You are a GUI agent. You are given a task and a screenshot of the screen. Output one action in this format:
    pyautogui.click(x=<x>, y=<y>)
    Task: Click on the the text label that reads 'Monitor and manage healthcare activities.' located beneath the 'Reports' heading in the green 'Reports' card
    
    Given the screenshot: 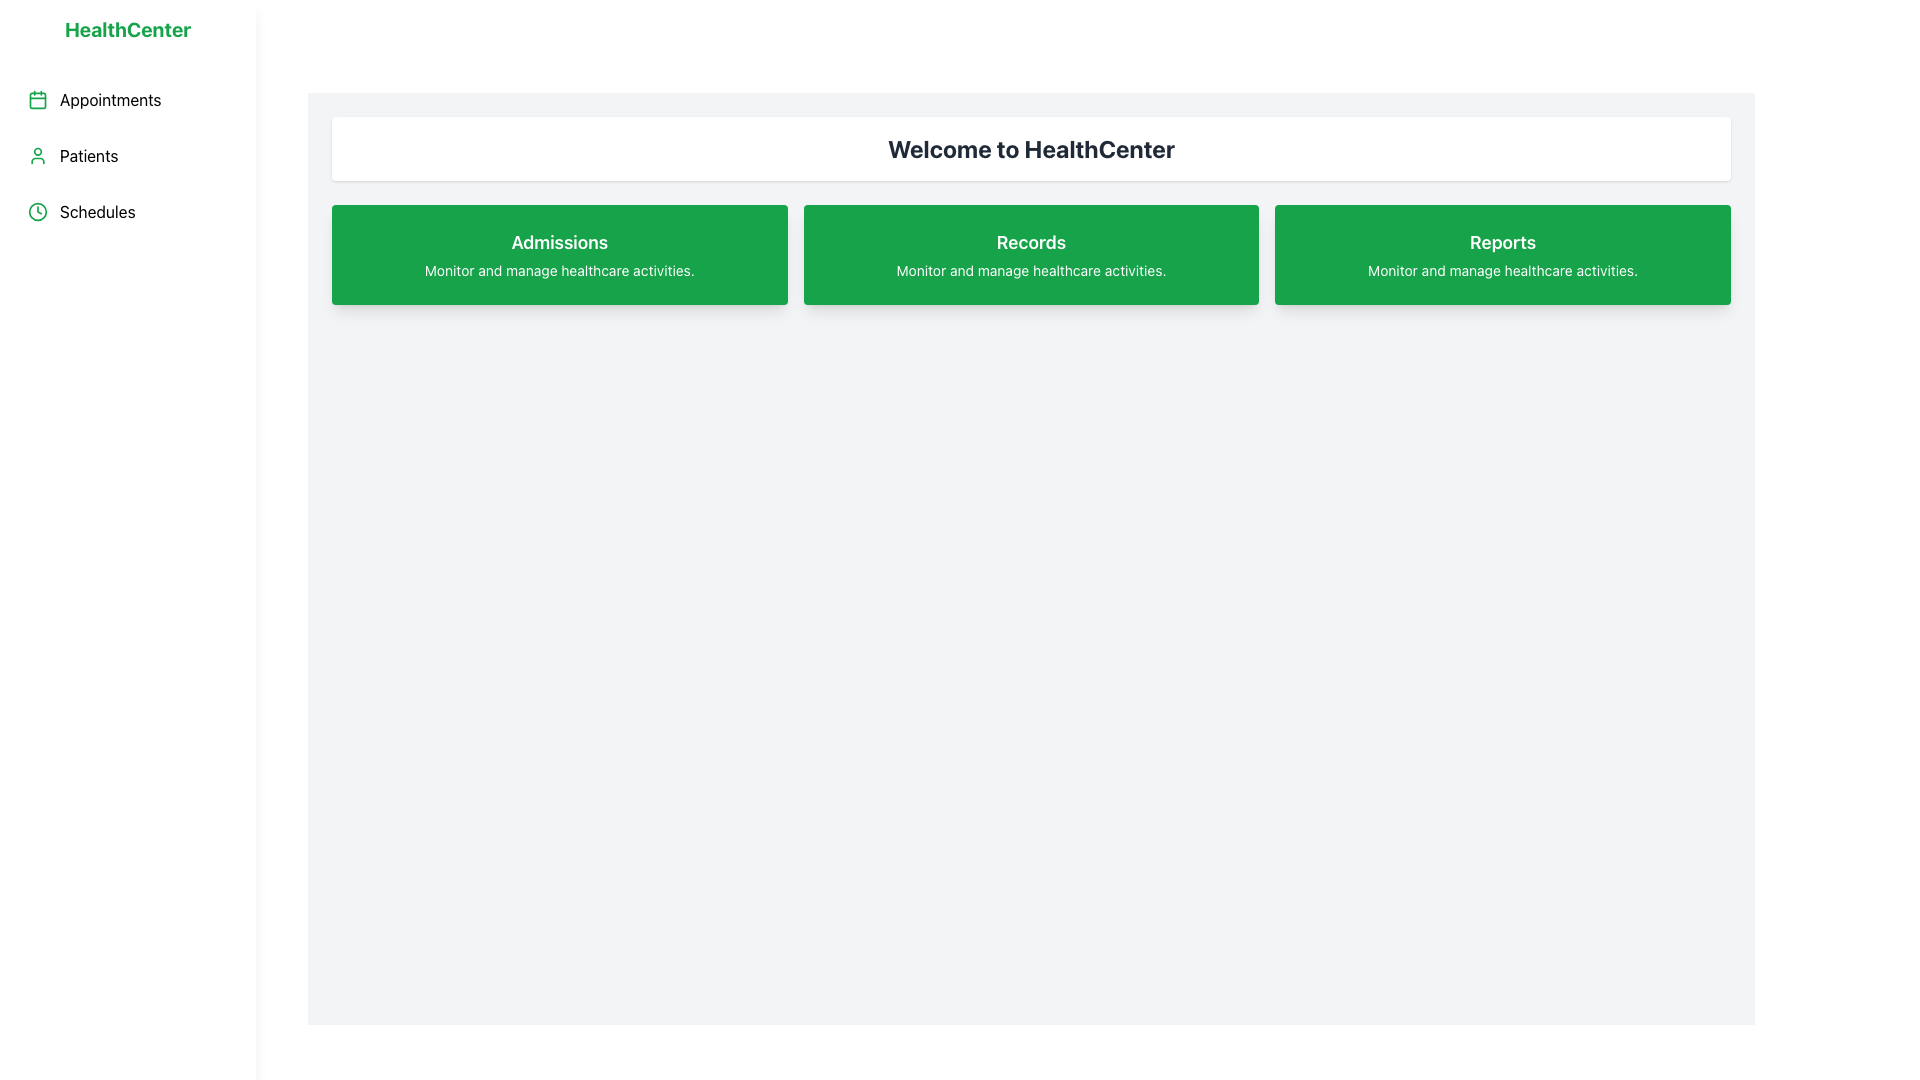 What is the action you would take?
    pyautogui.click(x=1503, y=270)
    